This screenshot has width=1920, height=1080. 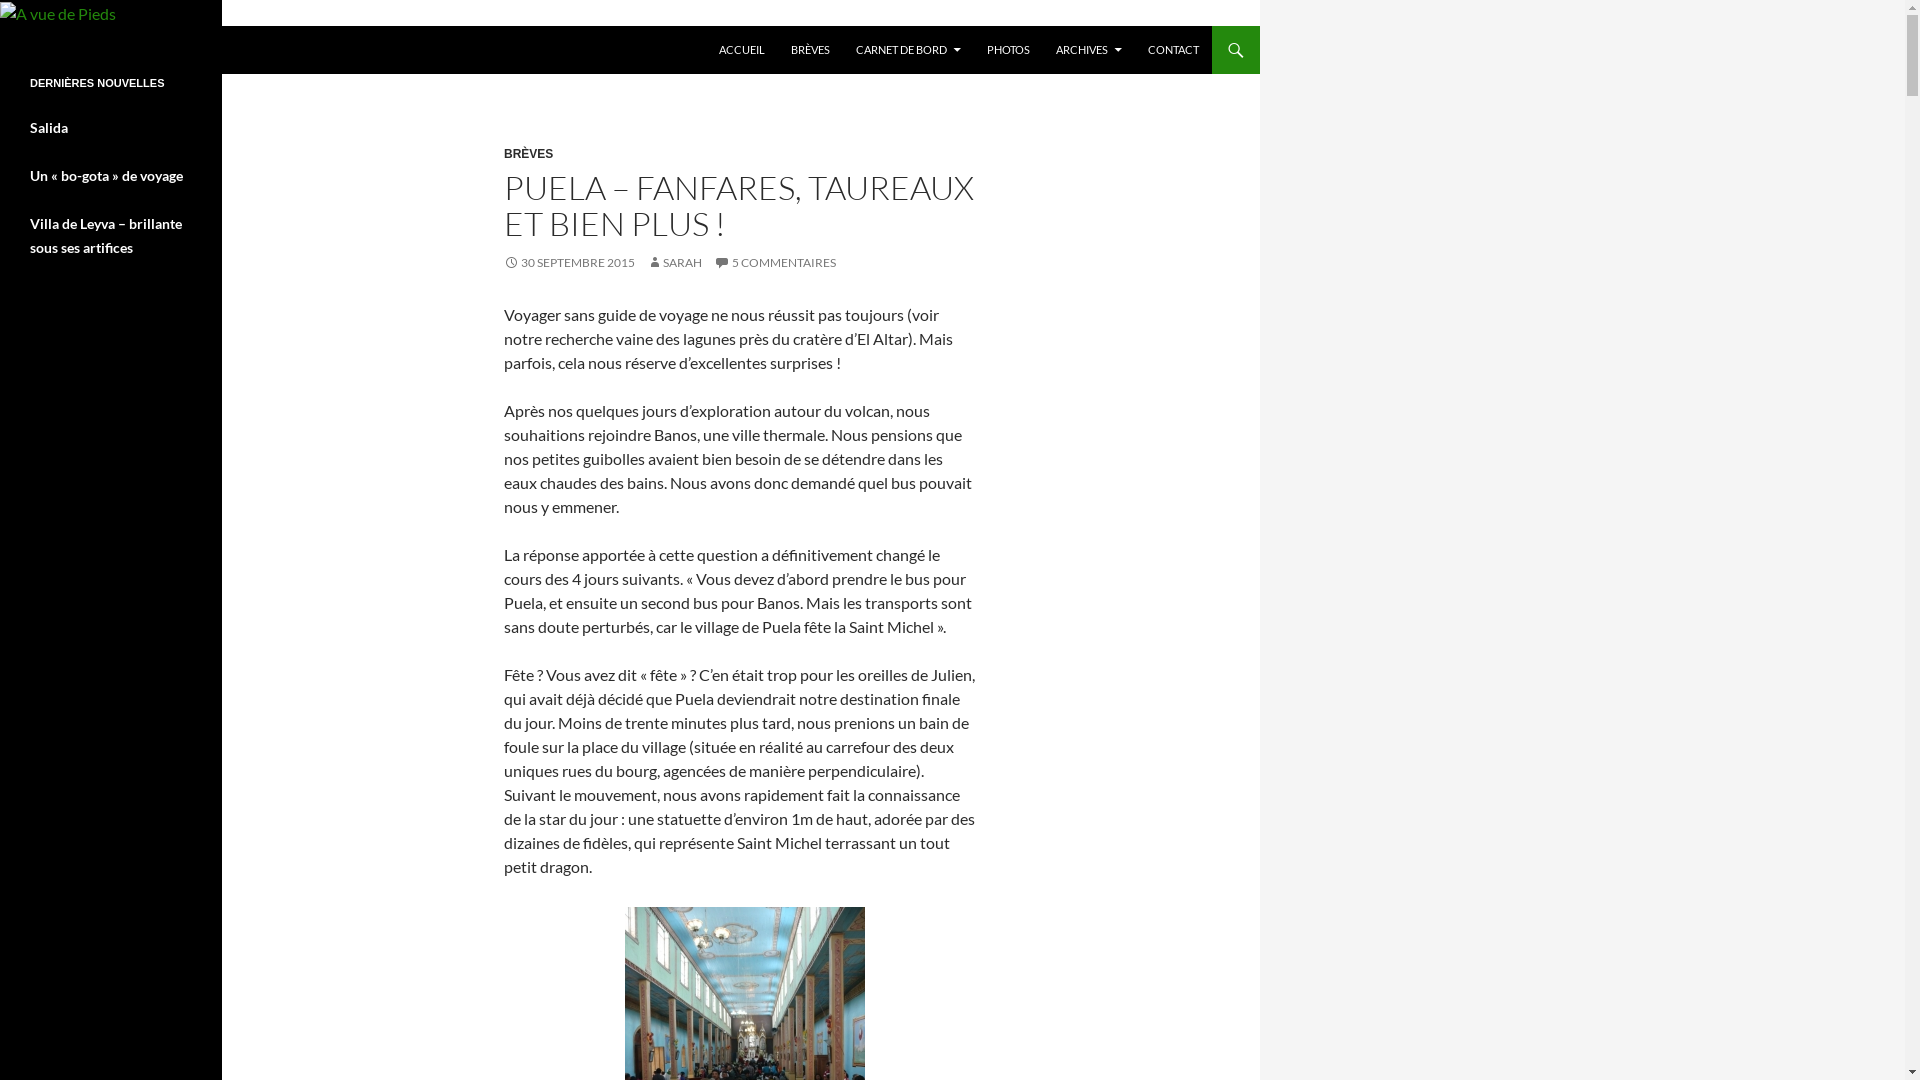 What do you see at coordinates (907, 49) in the screenshot?
I see `'CARNET DE BORD'` at bounding box center [907, 49].